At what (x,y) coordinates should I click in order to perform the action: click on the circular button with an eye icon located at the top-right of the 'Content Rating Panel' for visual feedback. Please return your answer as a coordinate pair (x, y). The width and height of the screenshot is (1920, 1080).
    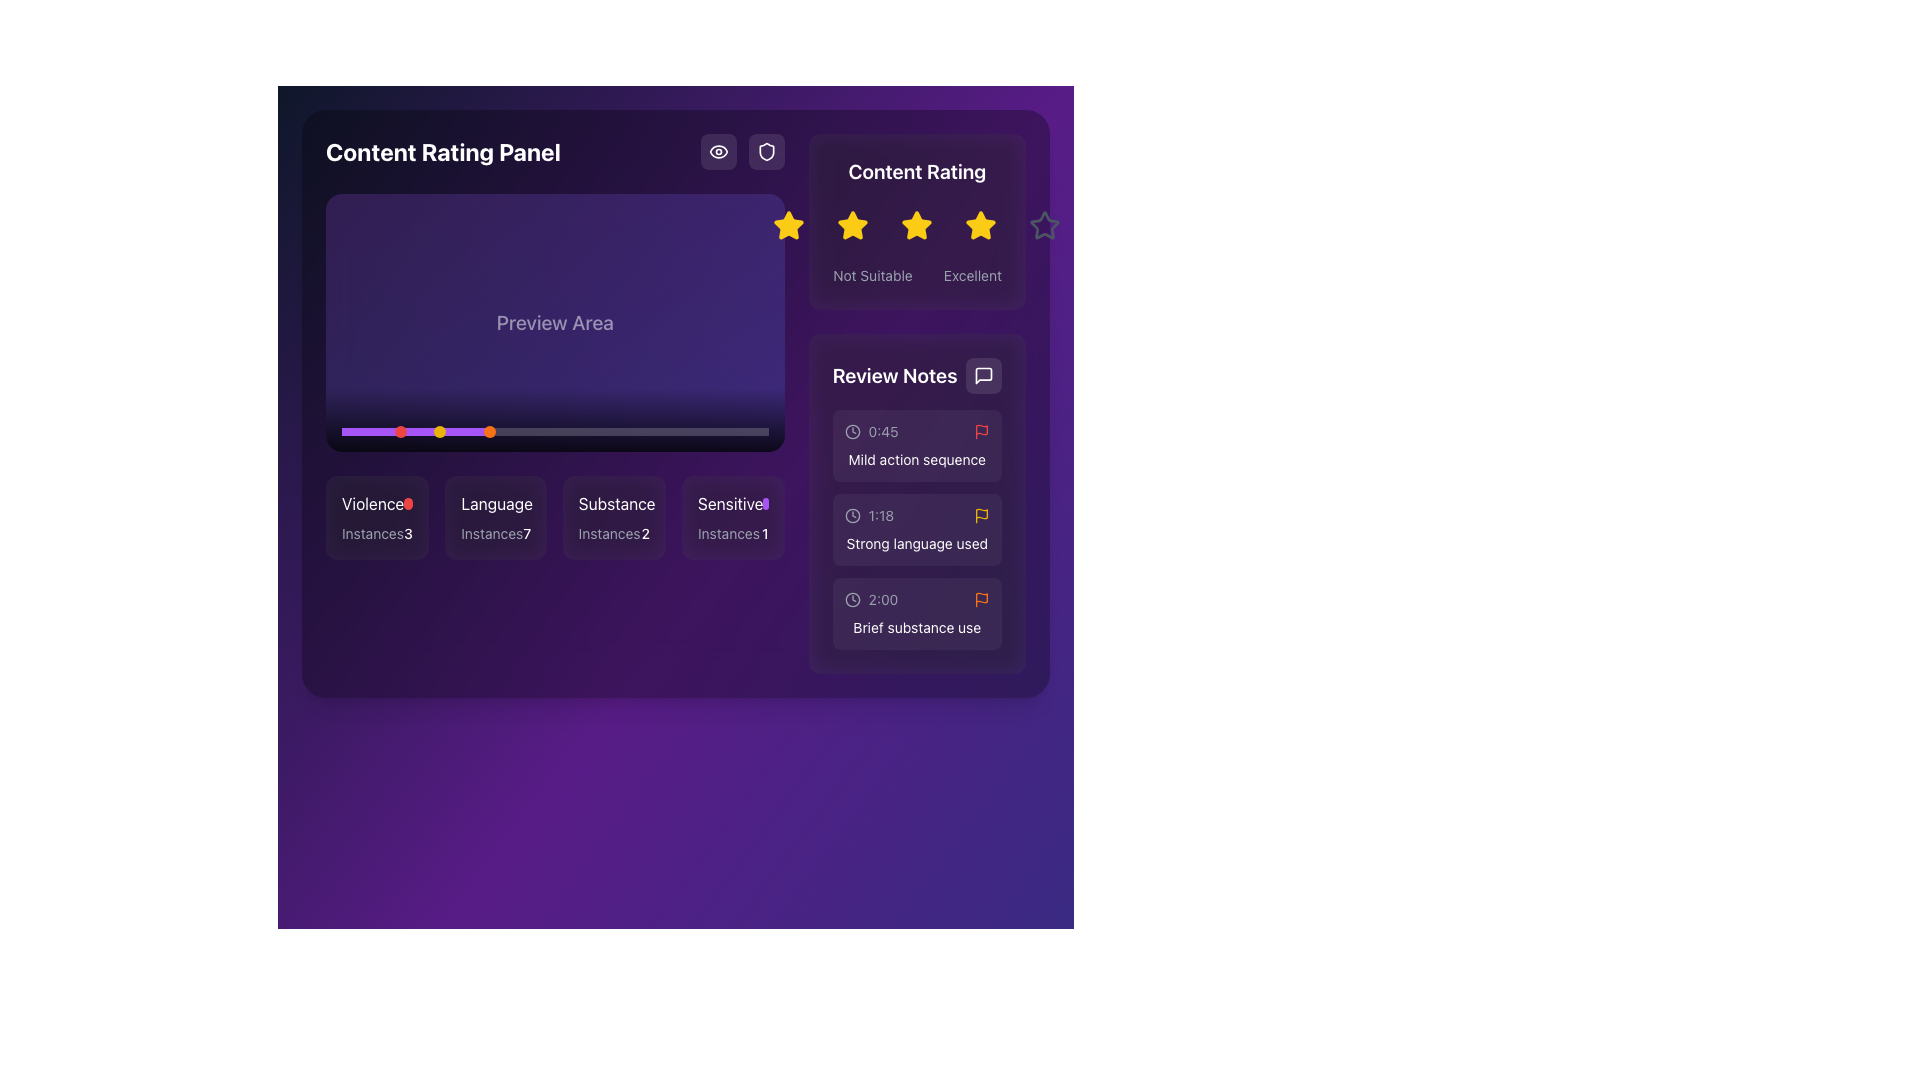
    Looking at the image, I should click on (718, 150).